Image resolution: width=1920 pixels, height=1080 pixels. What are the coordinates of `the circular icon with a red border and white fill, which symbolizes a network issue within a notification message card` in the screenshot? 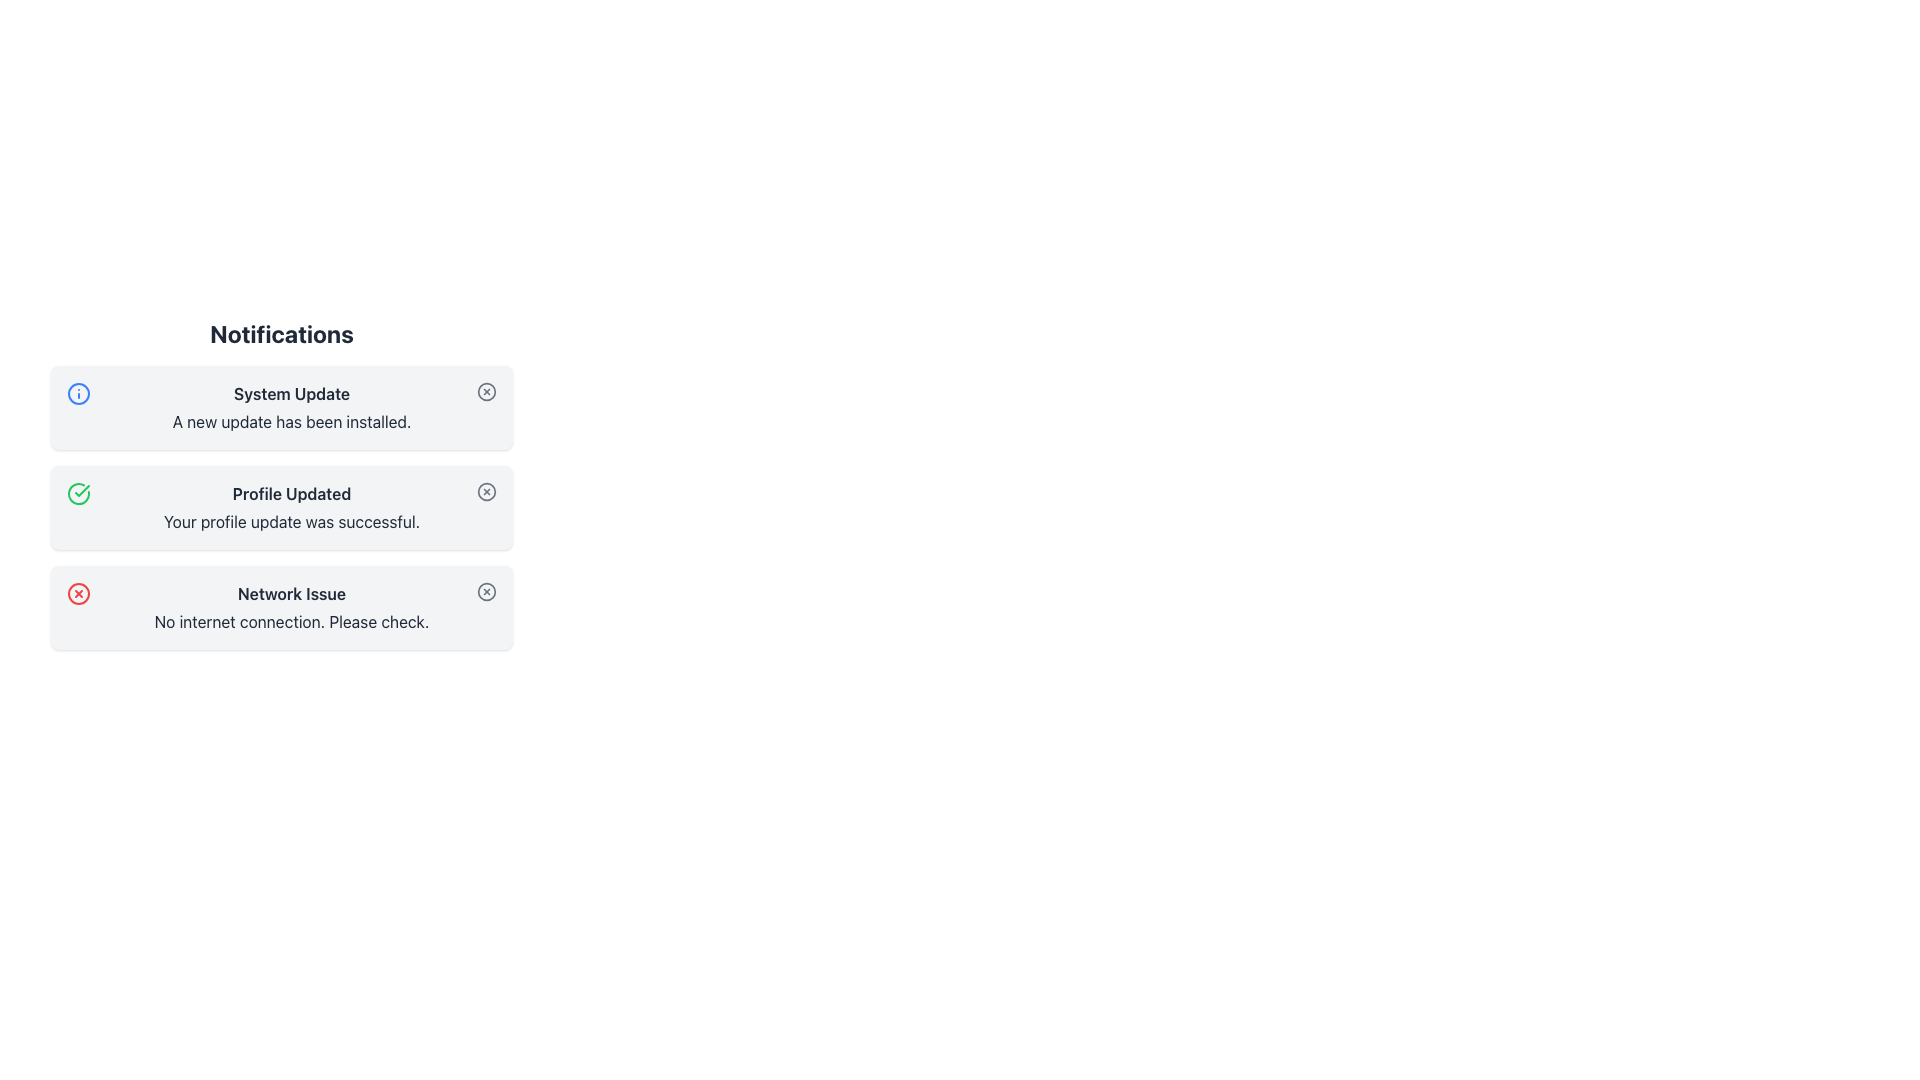 It's located at (78, 593).